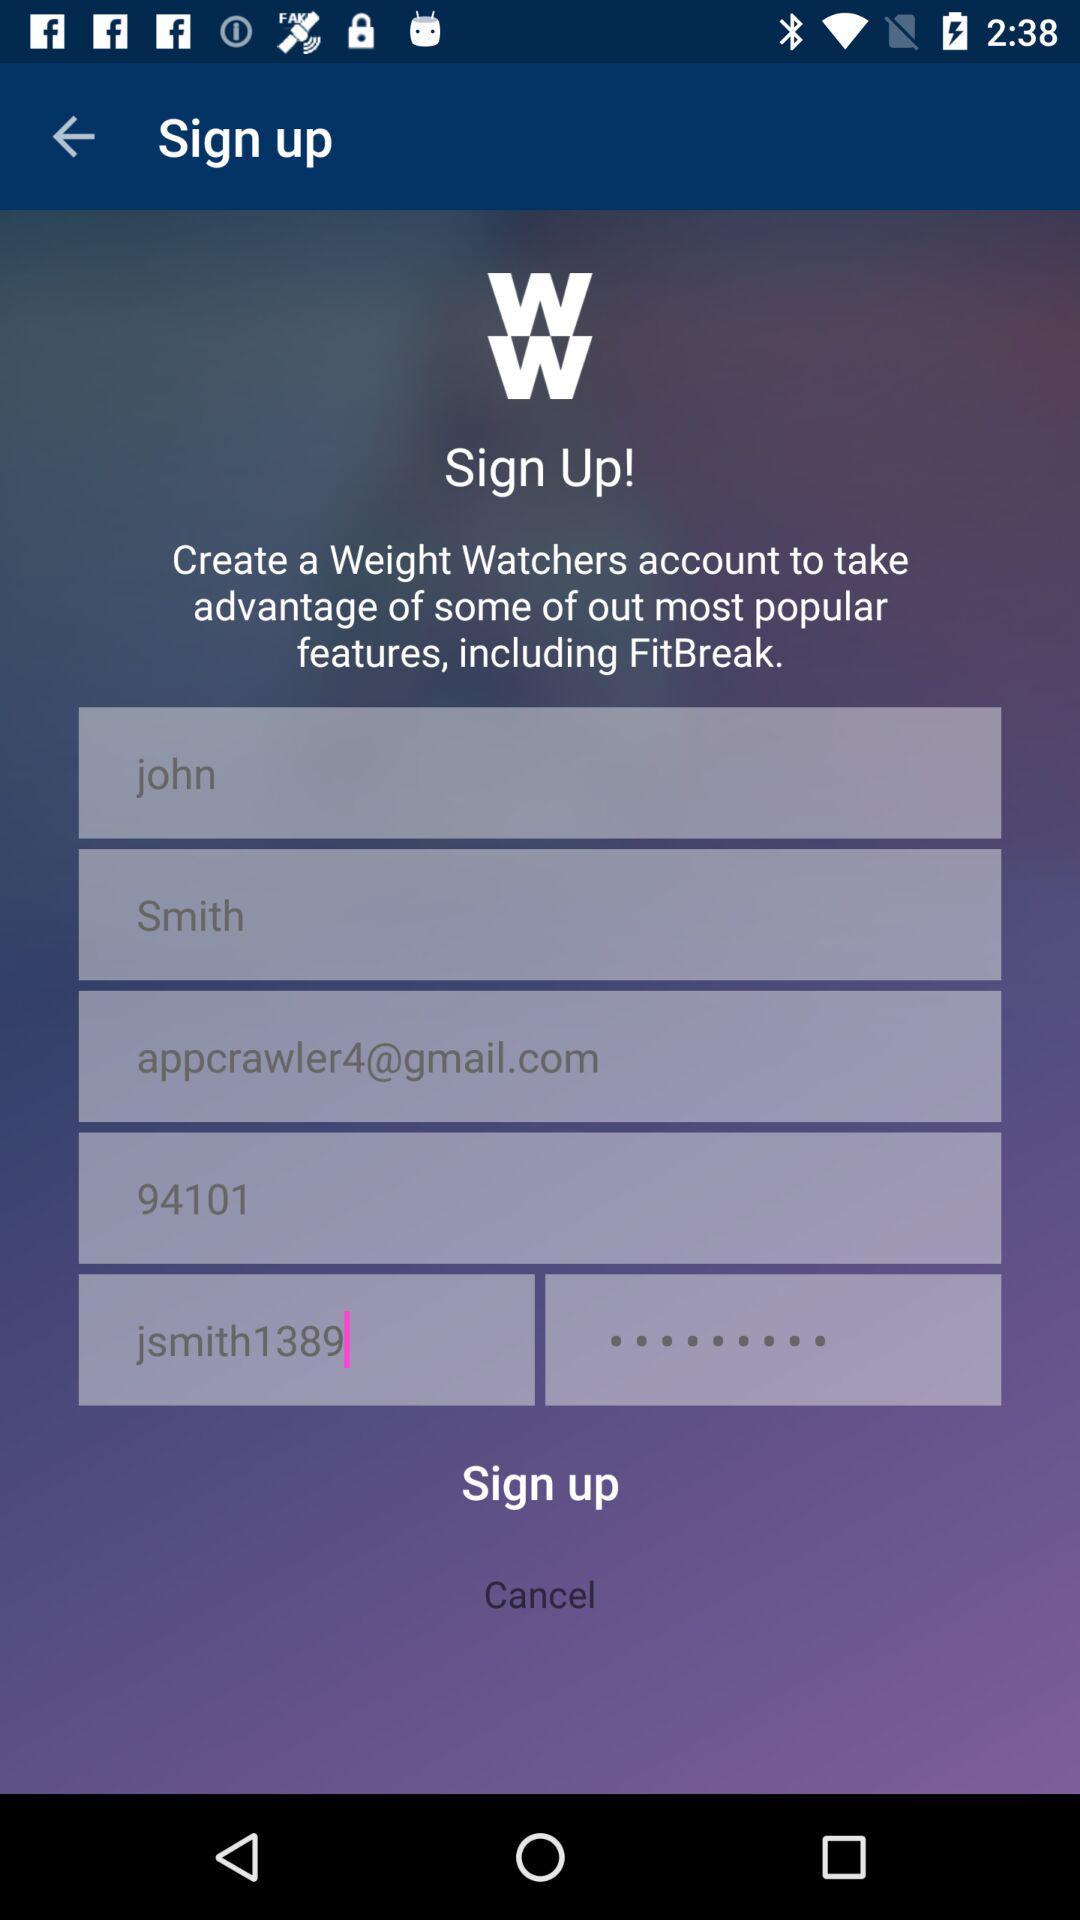  Describe the element at coordinates (772, 1339) in the screenshot. I see `the crowd3116 item` at that location.